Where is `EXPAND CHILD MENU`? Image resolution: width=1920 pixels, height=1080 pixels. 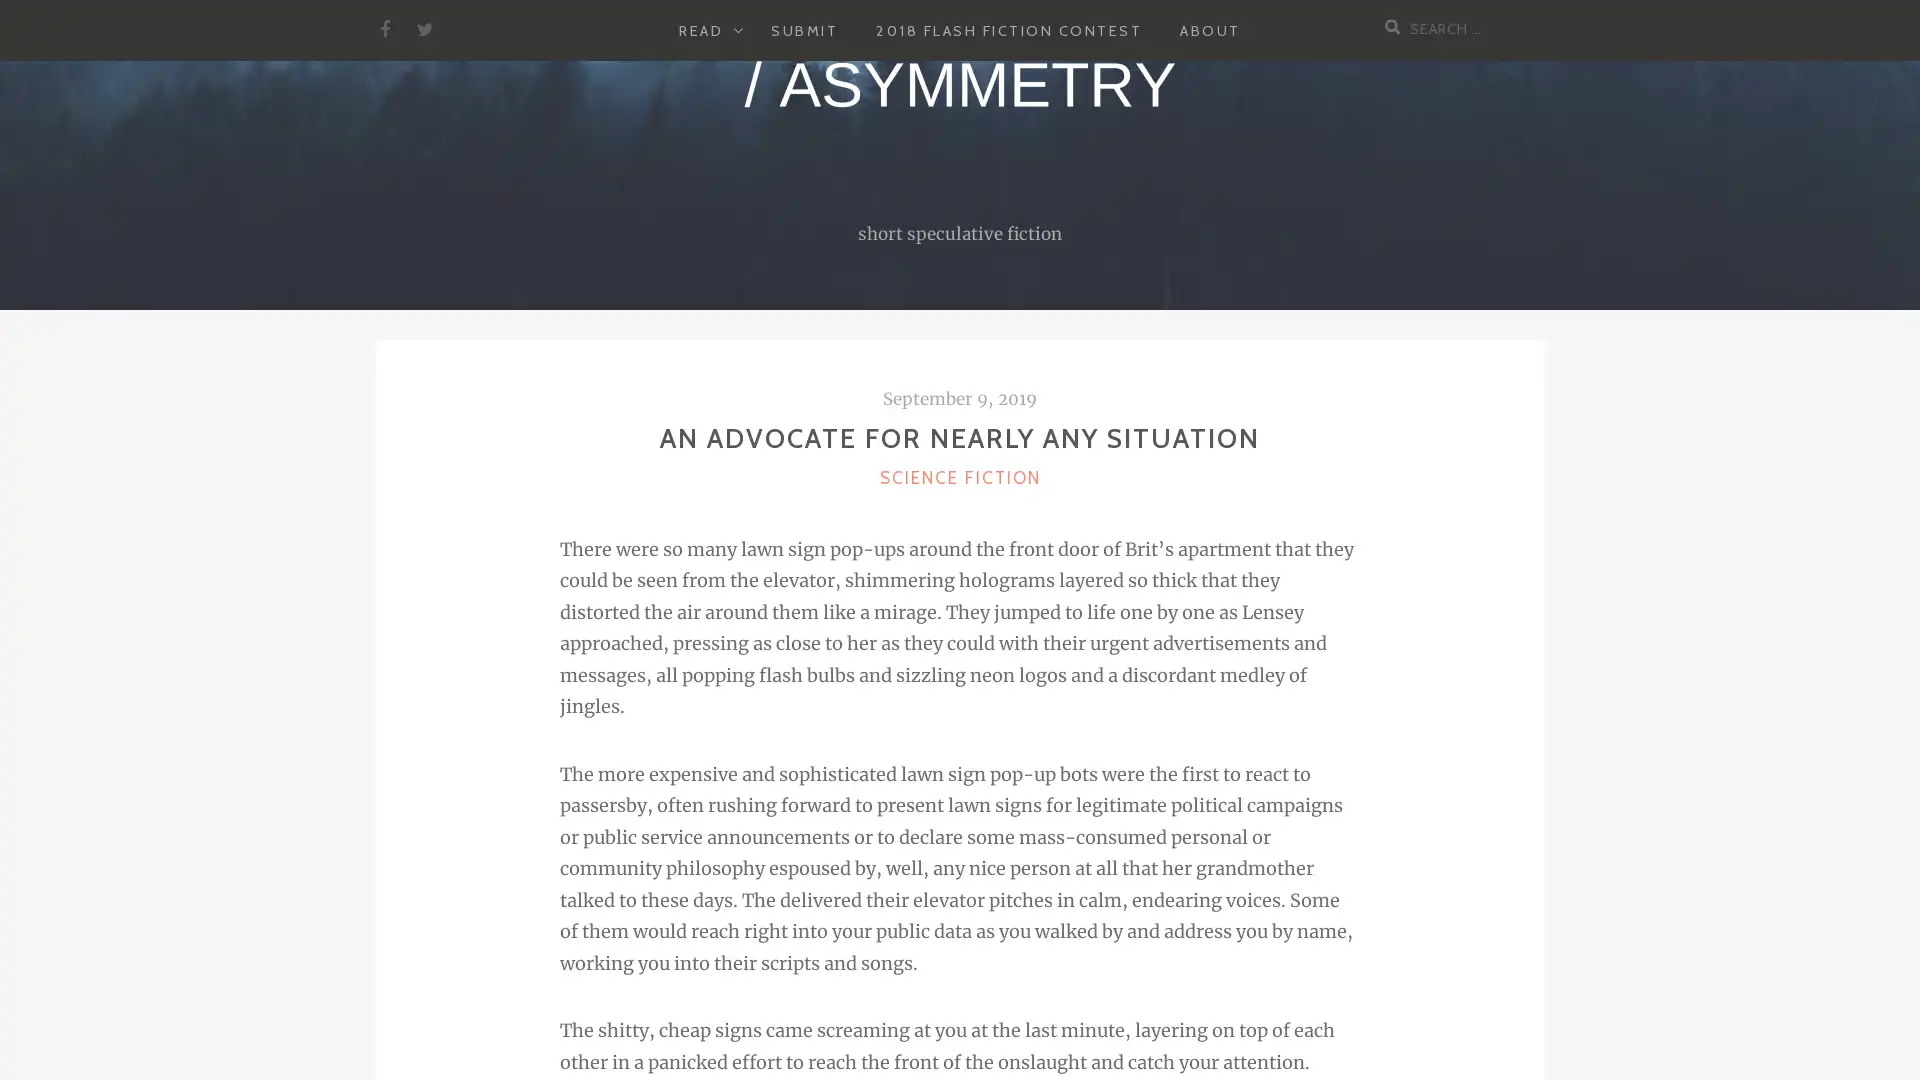 EXPAND CHILD MENU is located at coordinates (736, 29).